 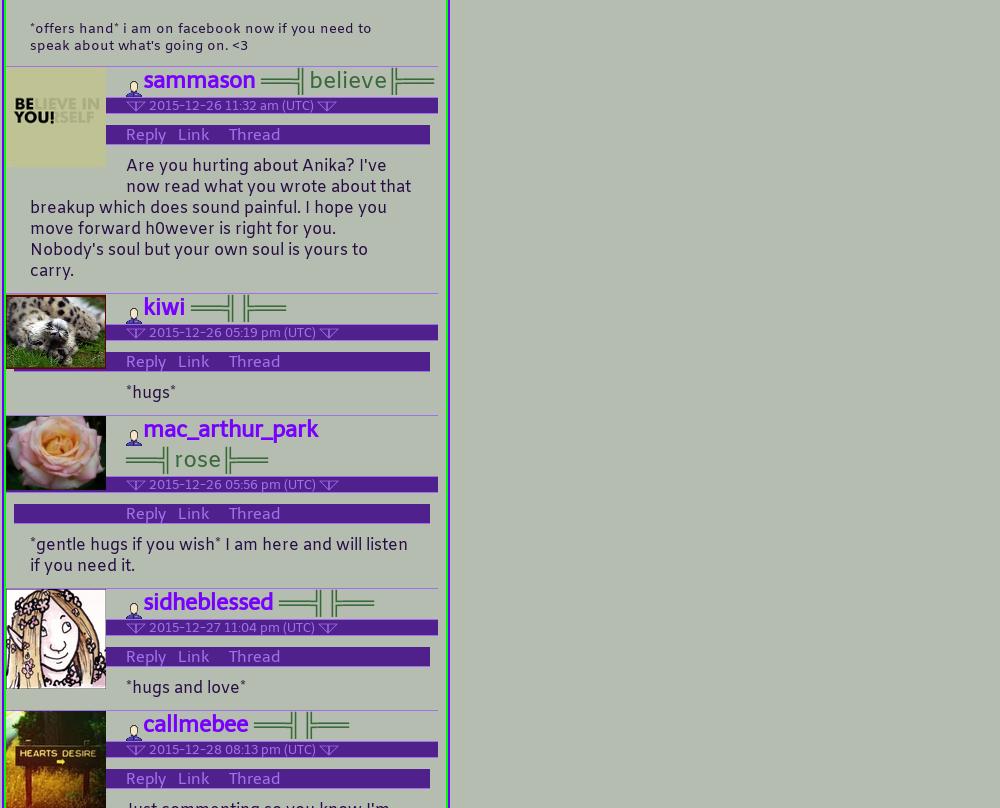 What do you see at coordinates (196, 460) in the screenshot?
I see `'══╣rose╠══'` at bounding box center [196, 460].